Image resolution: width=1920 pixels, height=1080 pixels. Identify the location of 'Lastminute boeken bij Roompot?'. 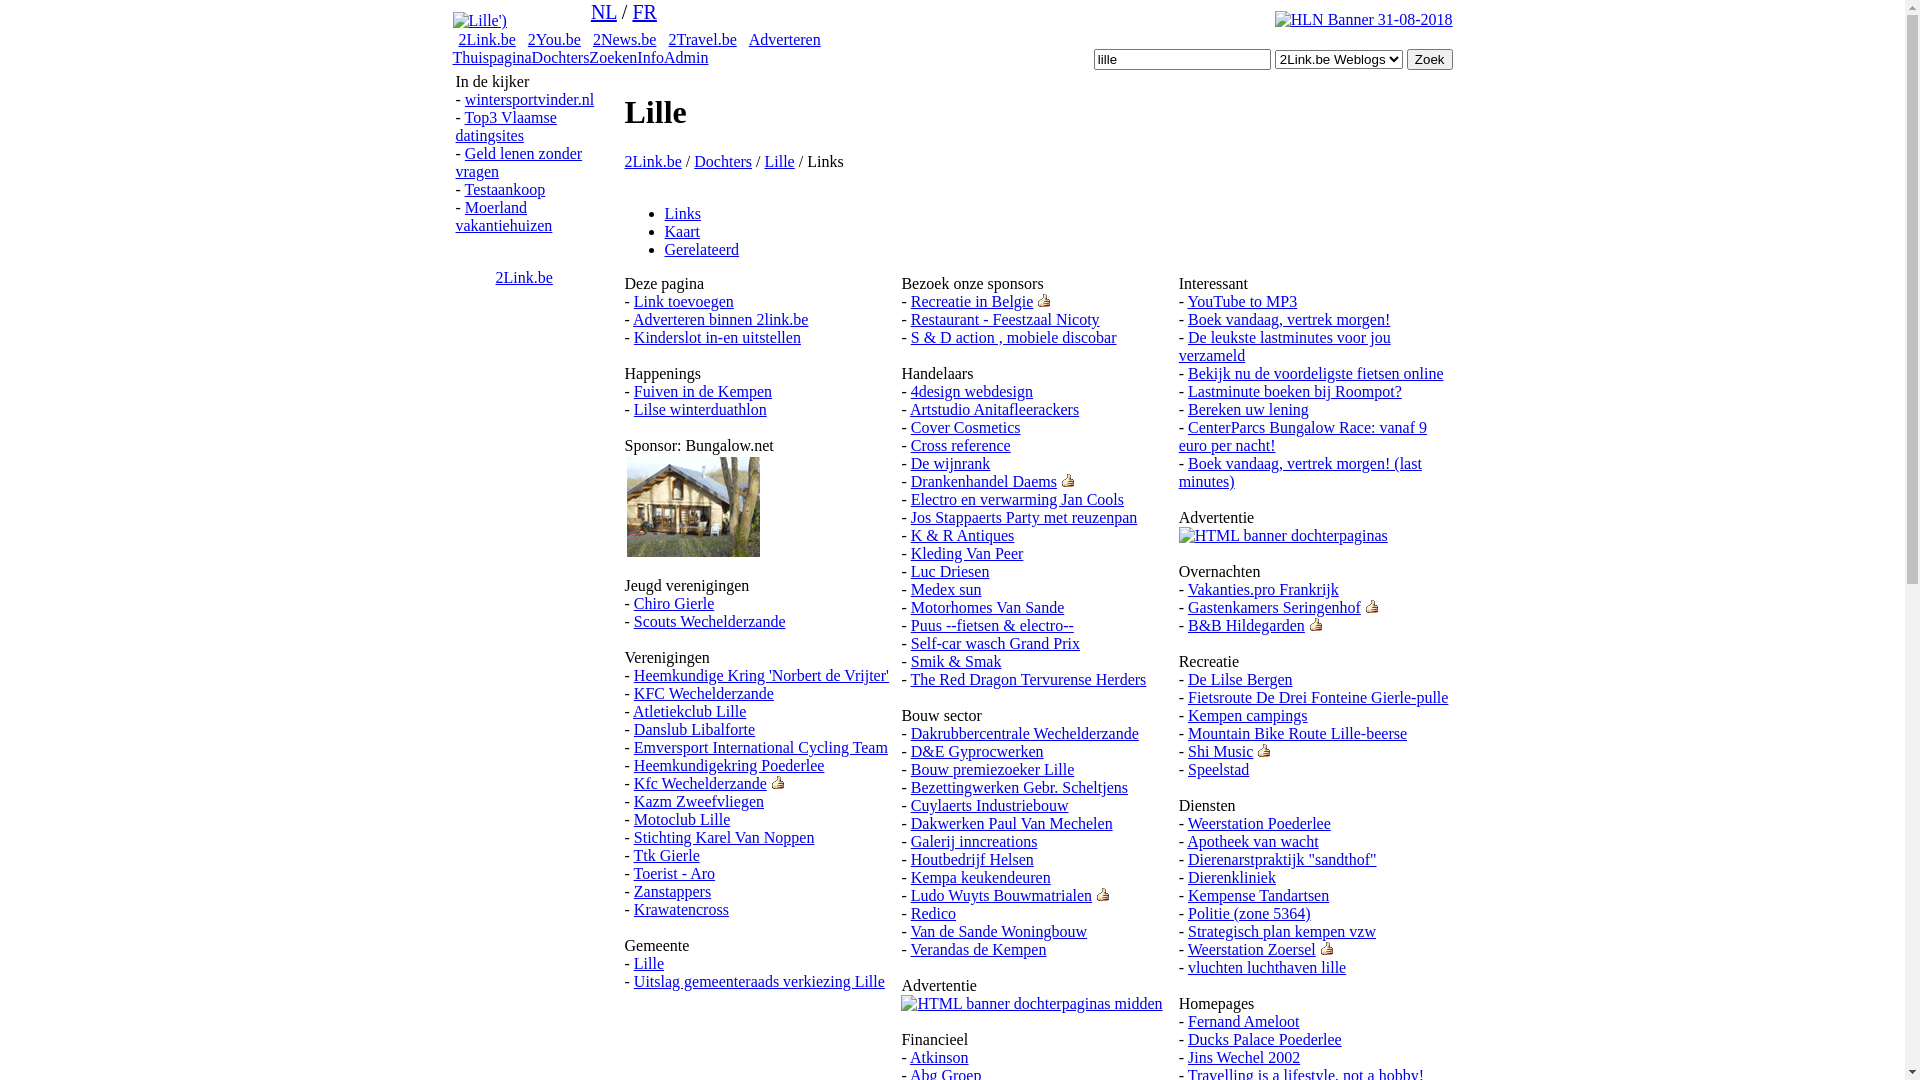
(1295, 391).